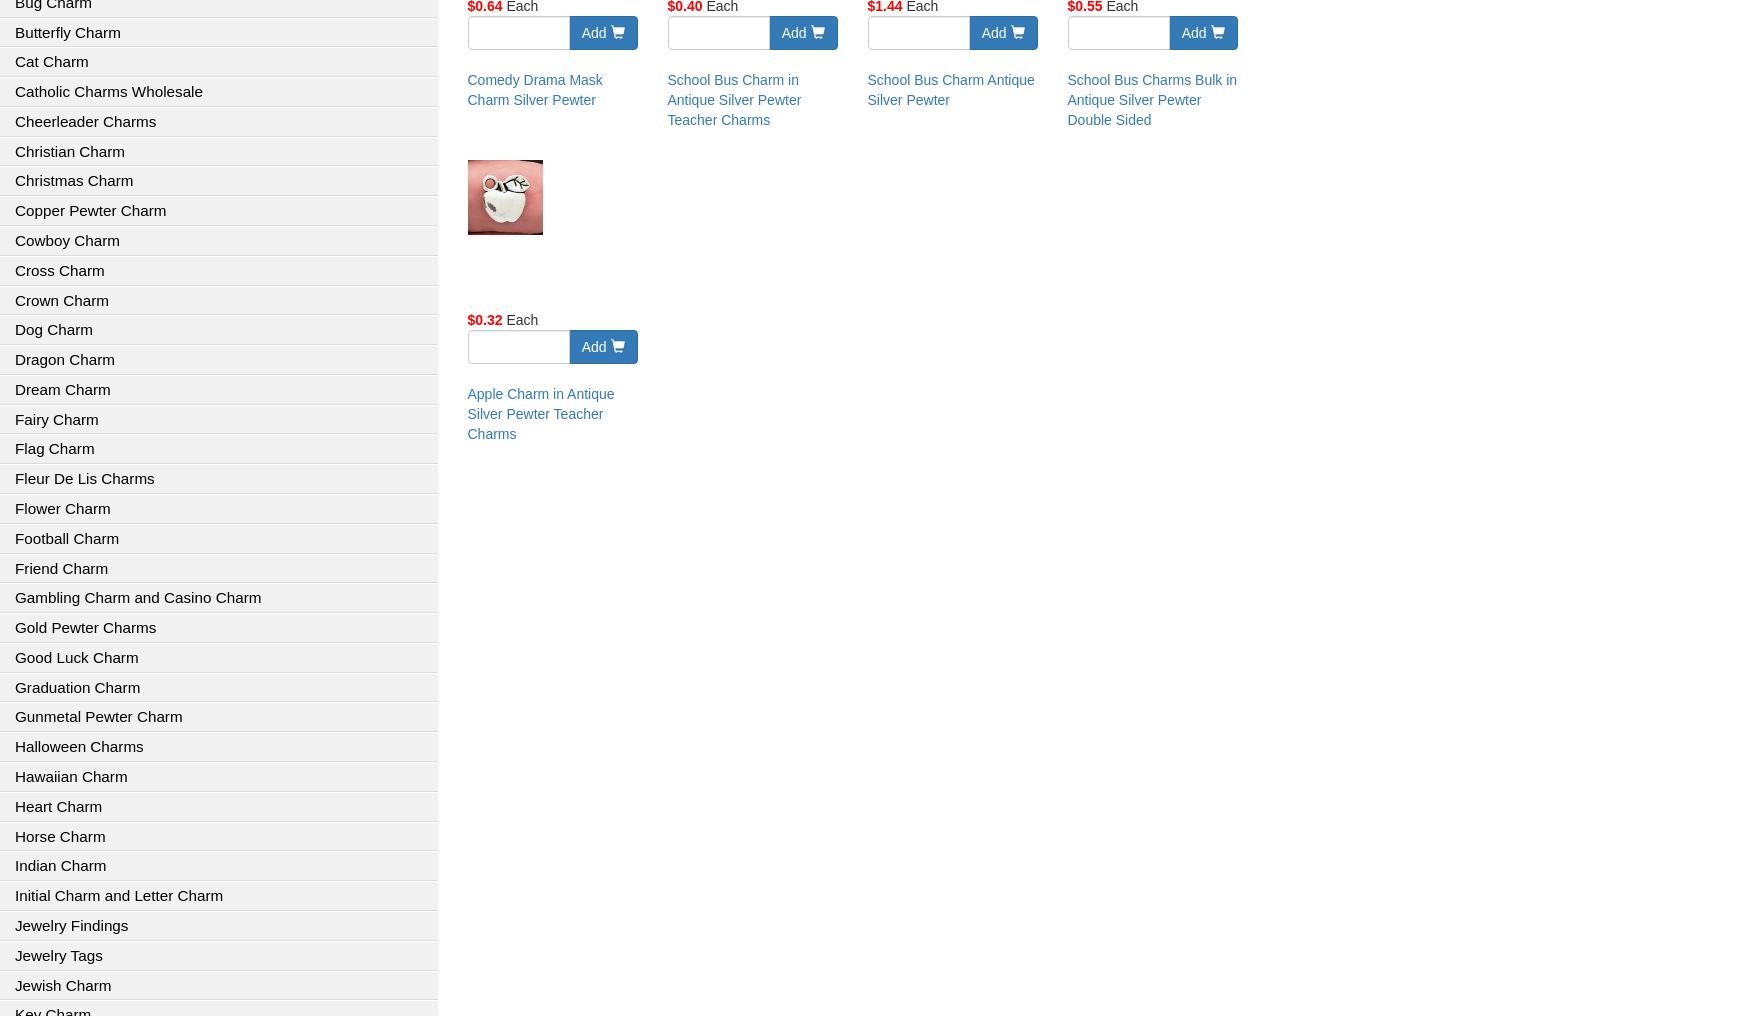  Describe the element at coordinates (14, 149) in the screenshot. I see `'Christian Charm'` at that location.